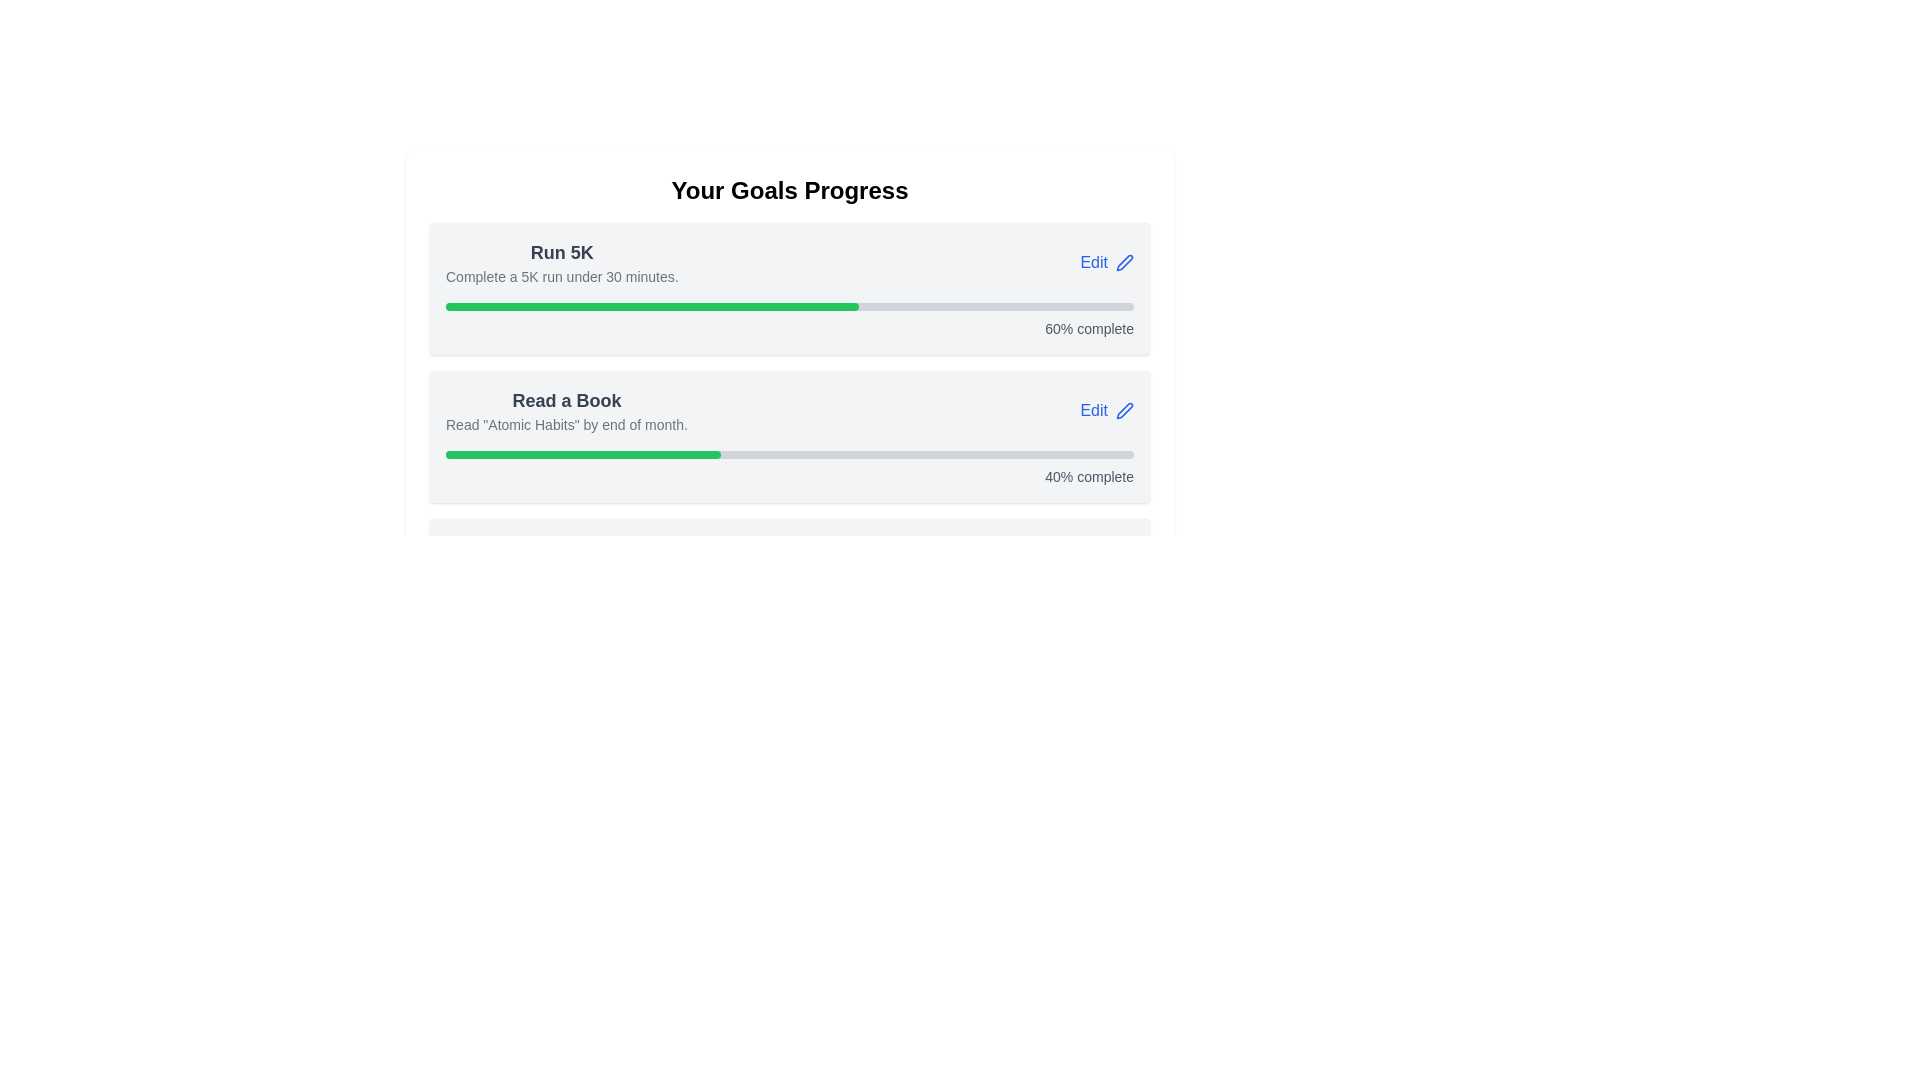  What do you see at coordinates (1124, 410) in the screenshot?
I see `the minimalist pen icon located within the 'Edit' button on the right end of the 'Read a Book' progress bar` at bounding box center [1124, 410].